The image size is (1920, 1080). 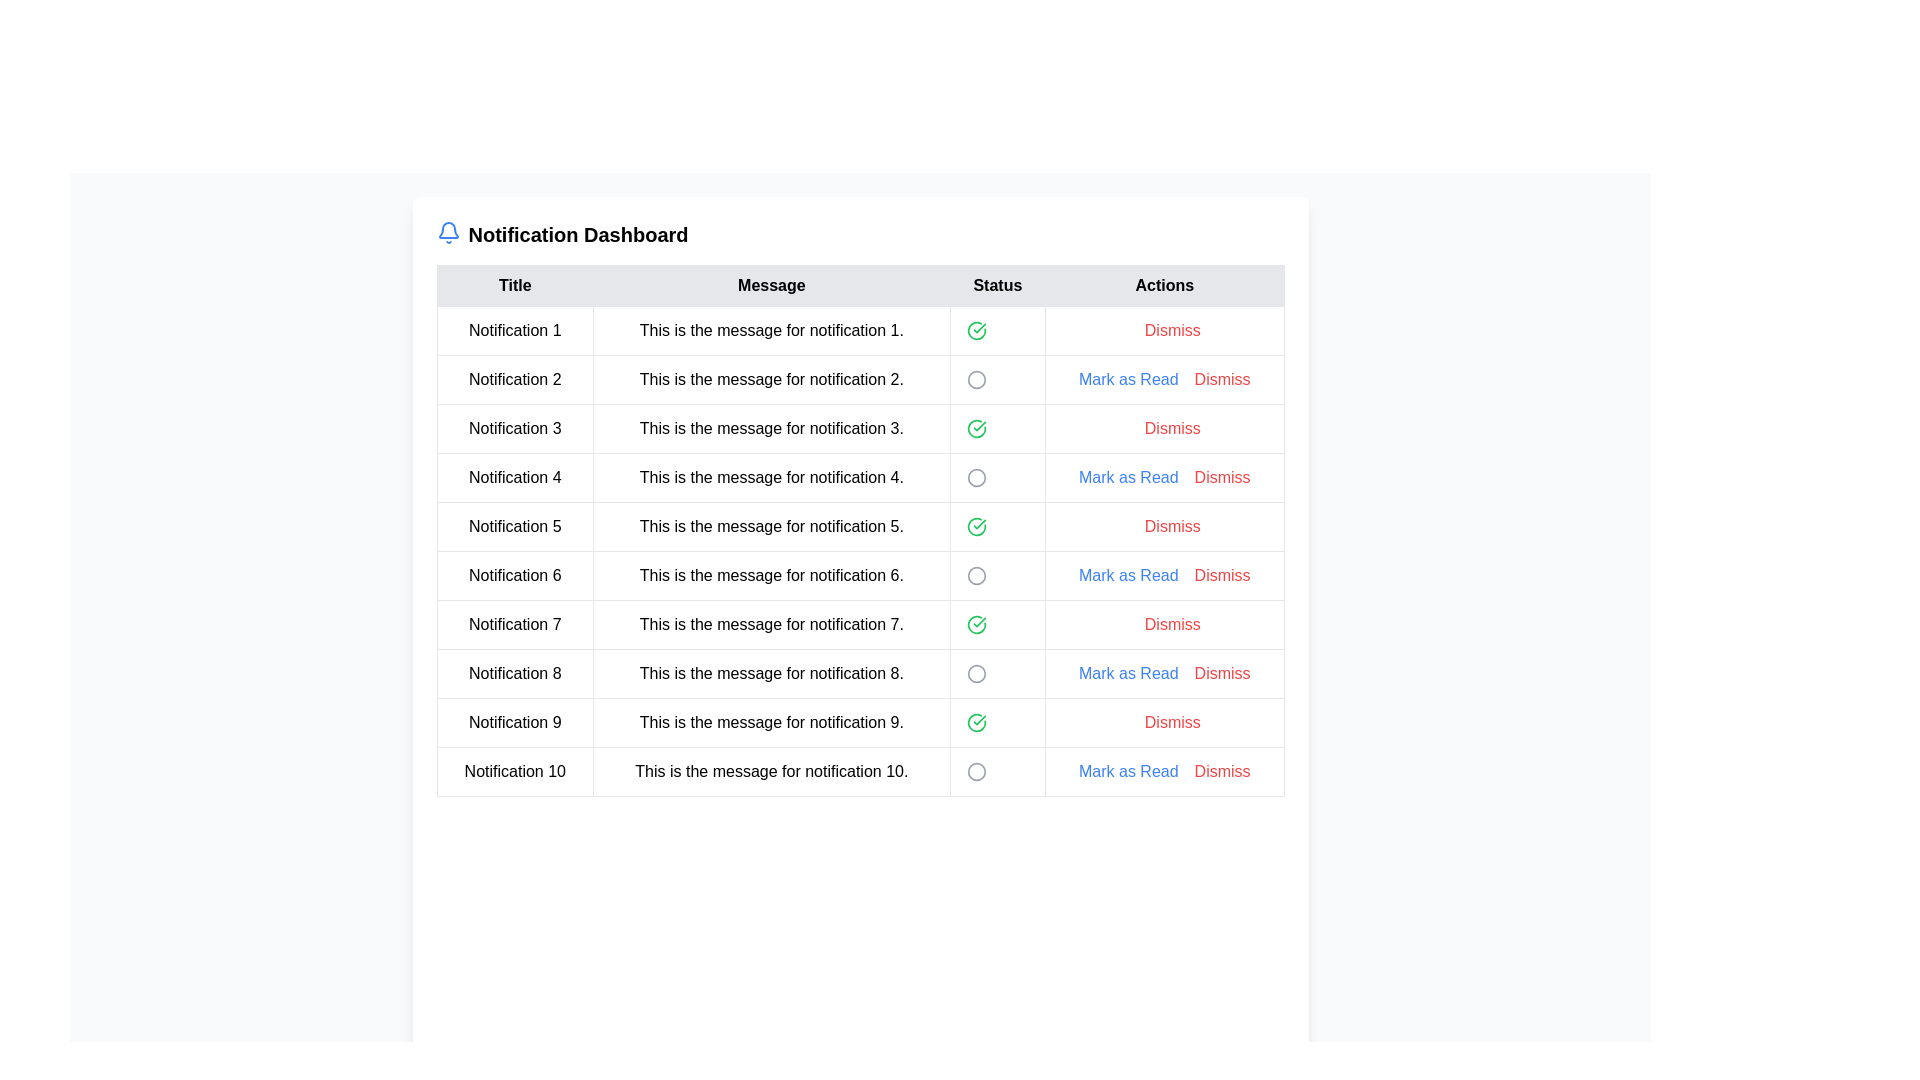 I want to click on the Text label in the eighth row of the notification table under the 'Title' column to identify the specific notification, so click(x=515, y=674).